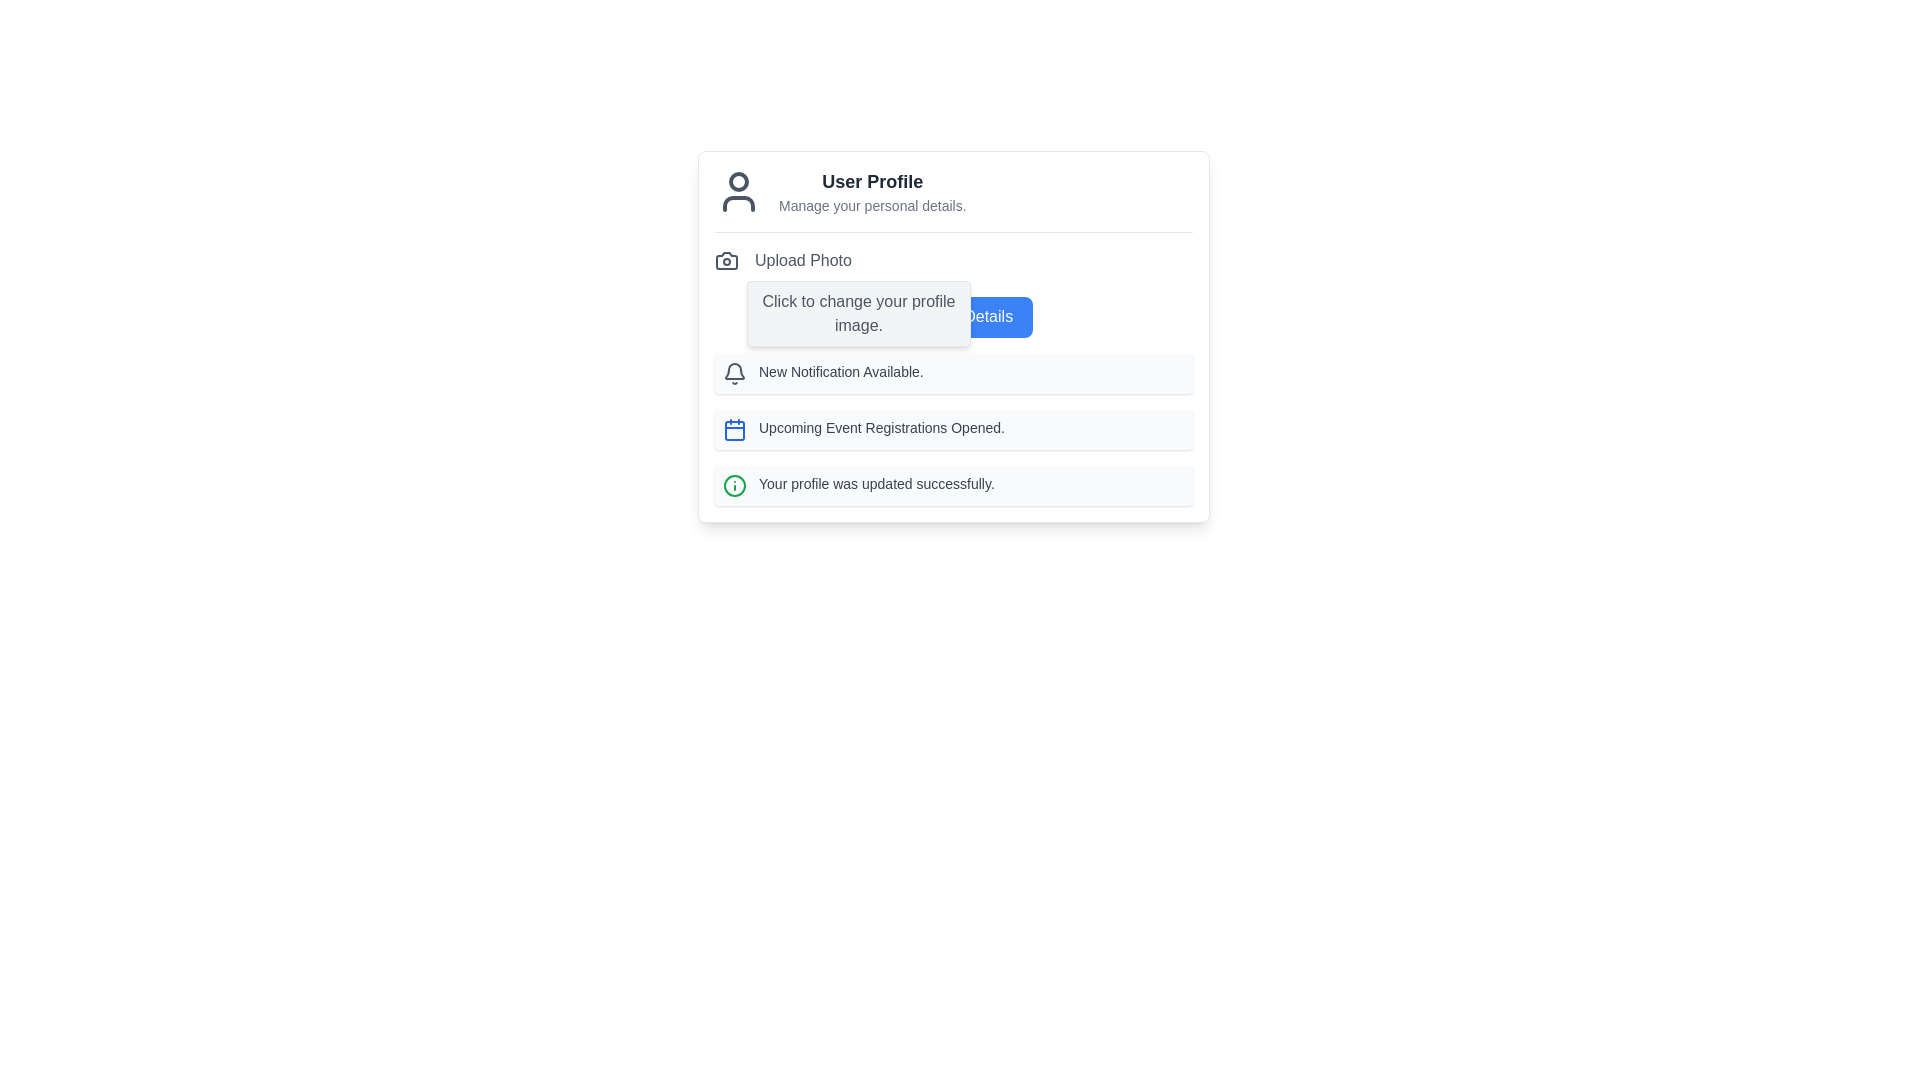 The width and height of the screenshot is (1920, 1080). What do you see at coordinates (725, 260) in the screenshot?
I see `the camera icon located in the 'Upload Photo' section` at bounding box center [725, 260].